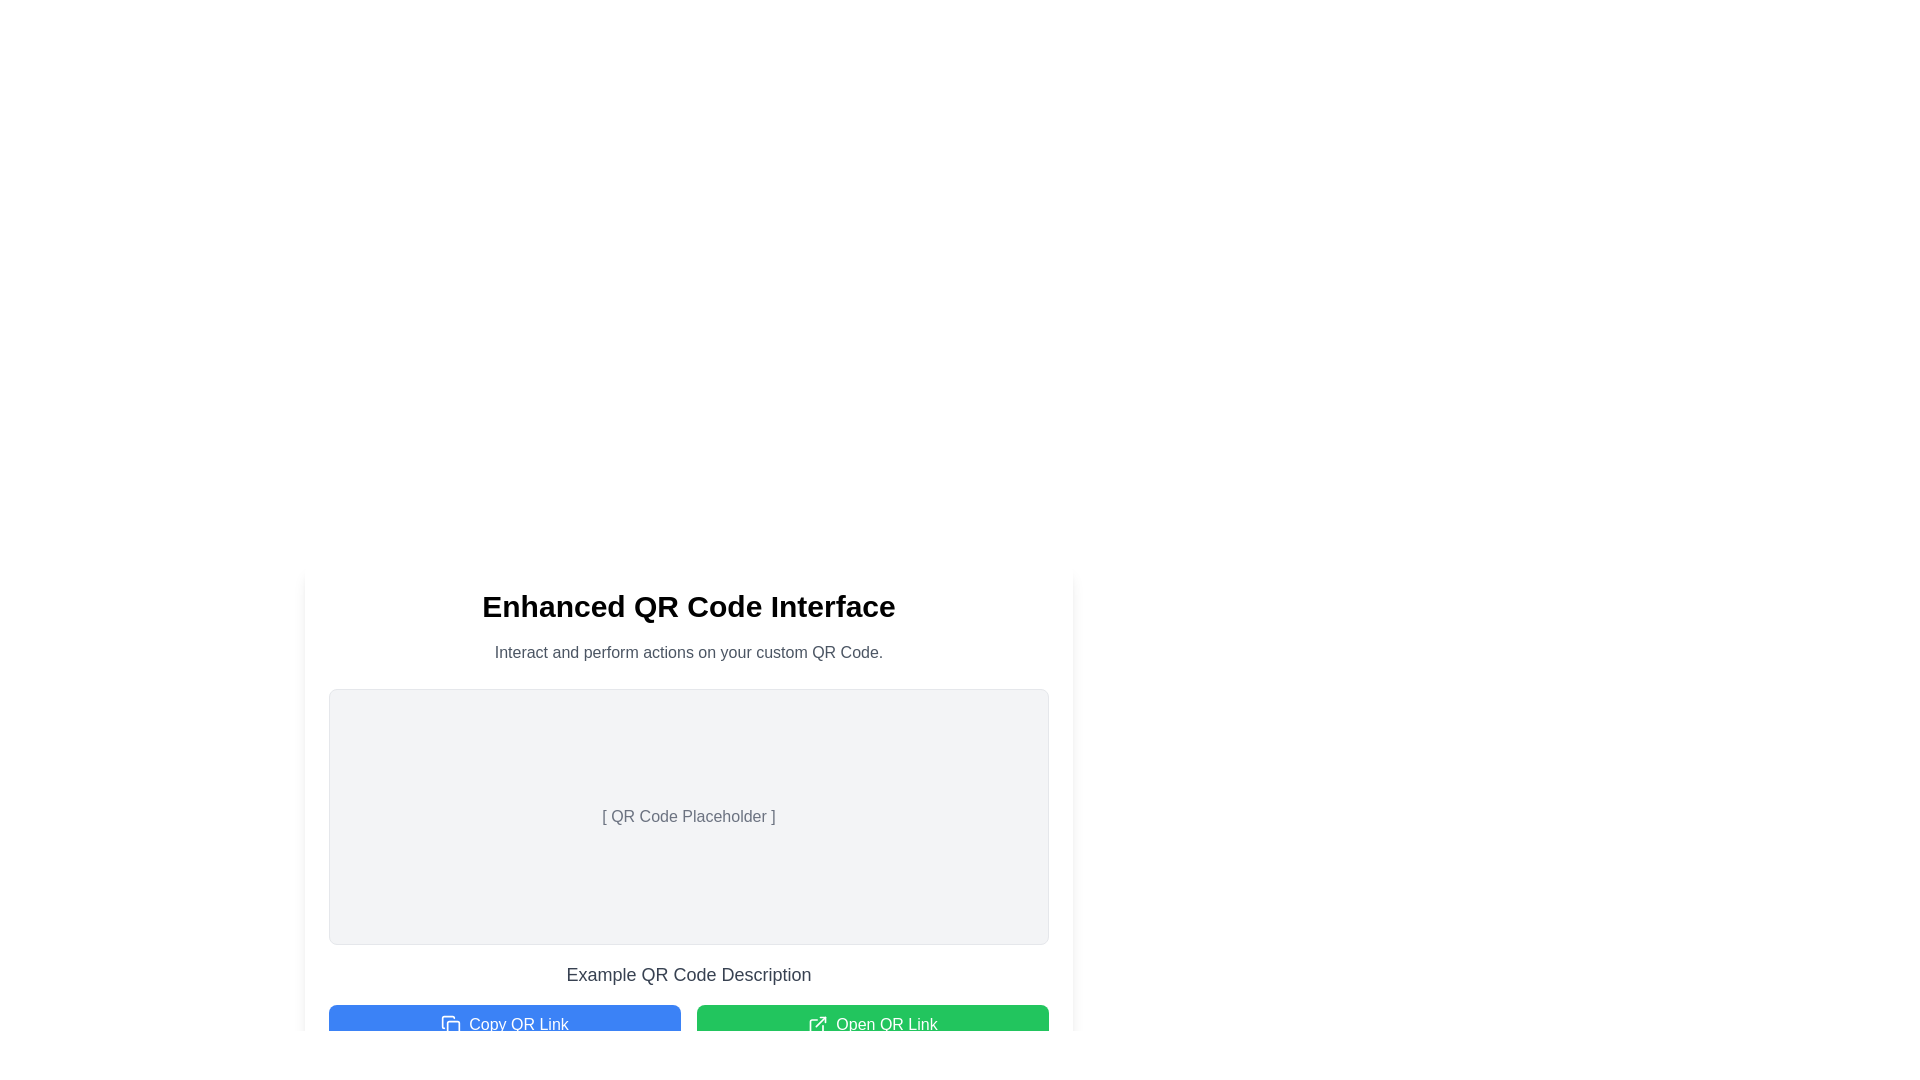 This screenshot has width=1920, height=1080. Describe the element at coordinates (689, 626) in the screenshot. I see `text from the two-line text block that serves as a descriptive header and introduction to the QR Code functionalities` at that location.